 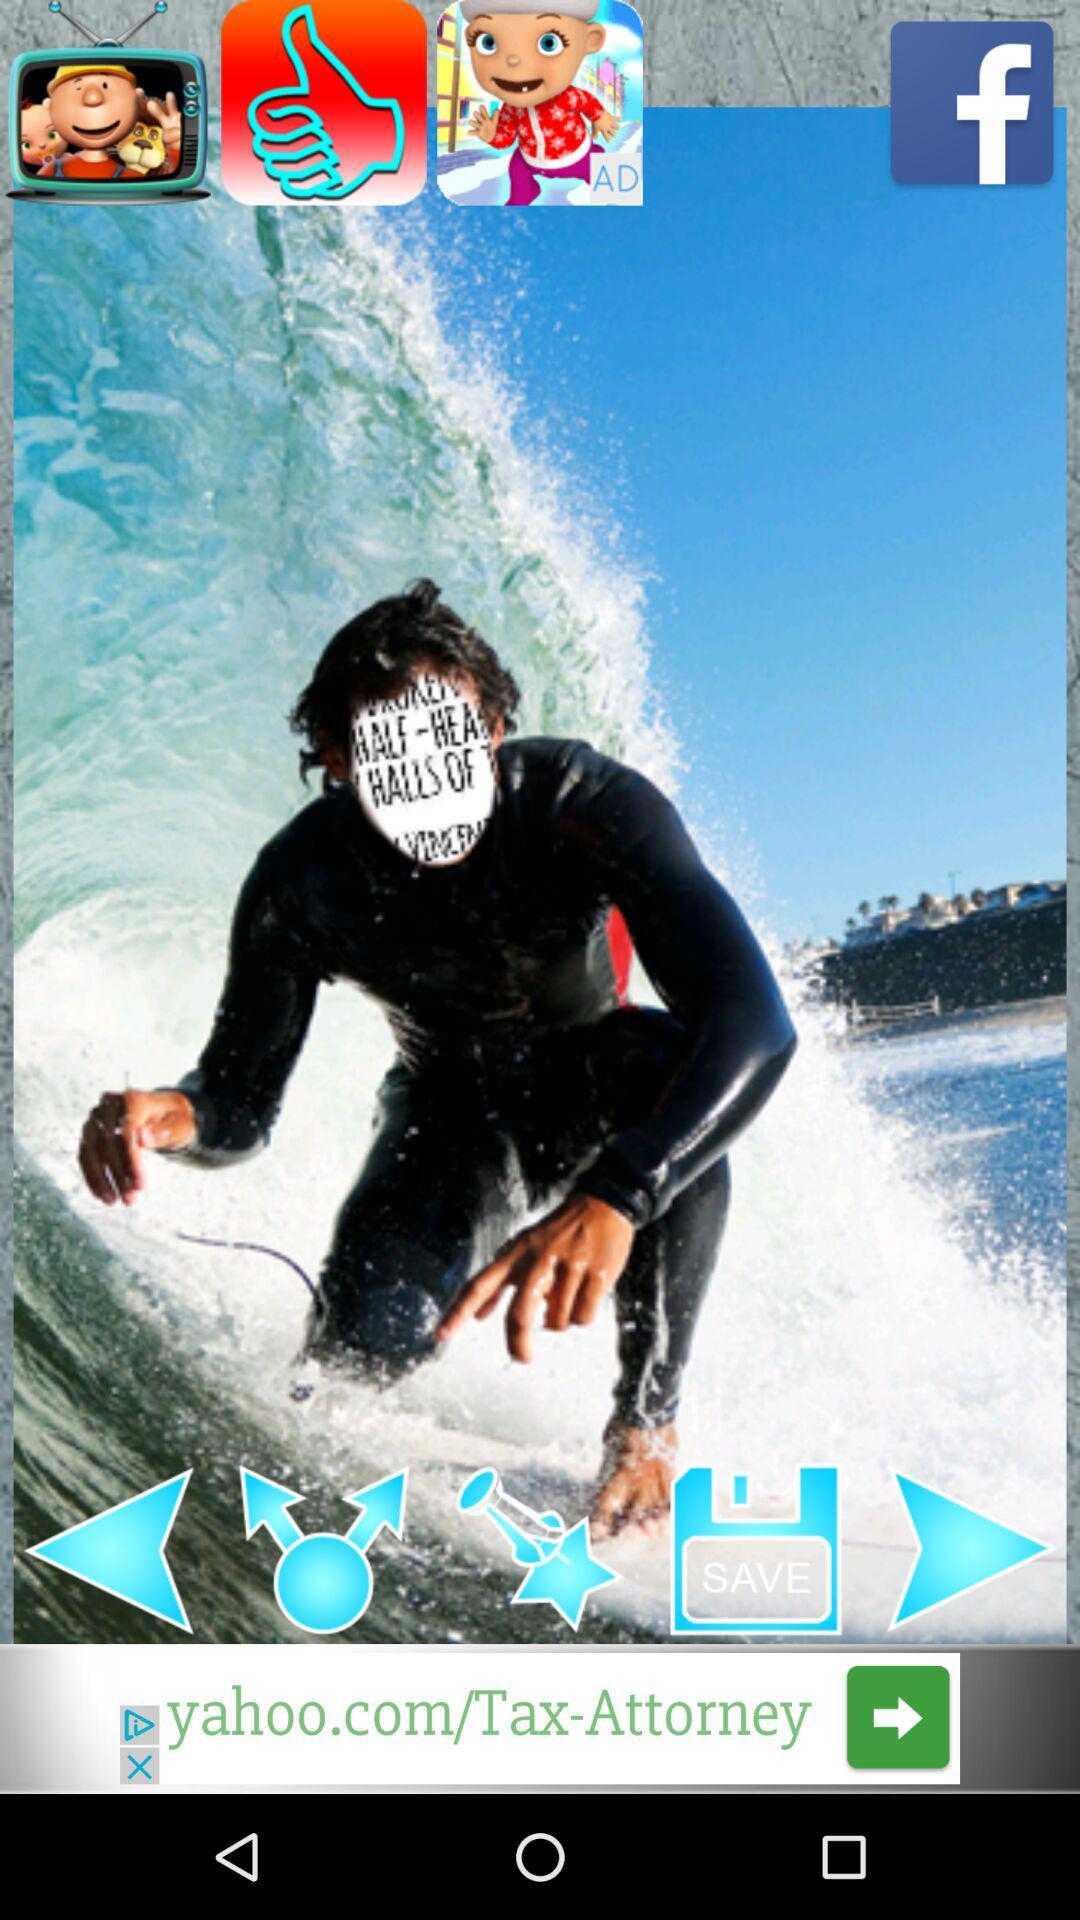 What do you see at coordinates (323, 101) in the screenshot?
I see `thubs up` at bounding box center [323, 101].